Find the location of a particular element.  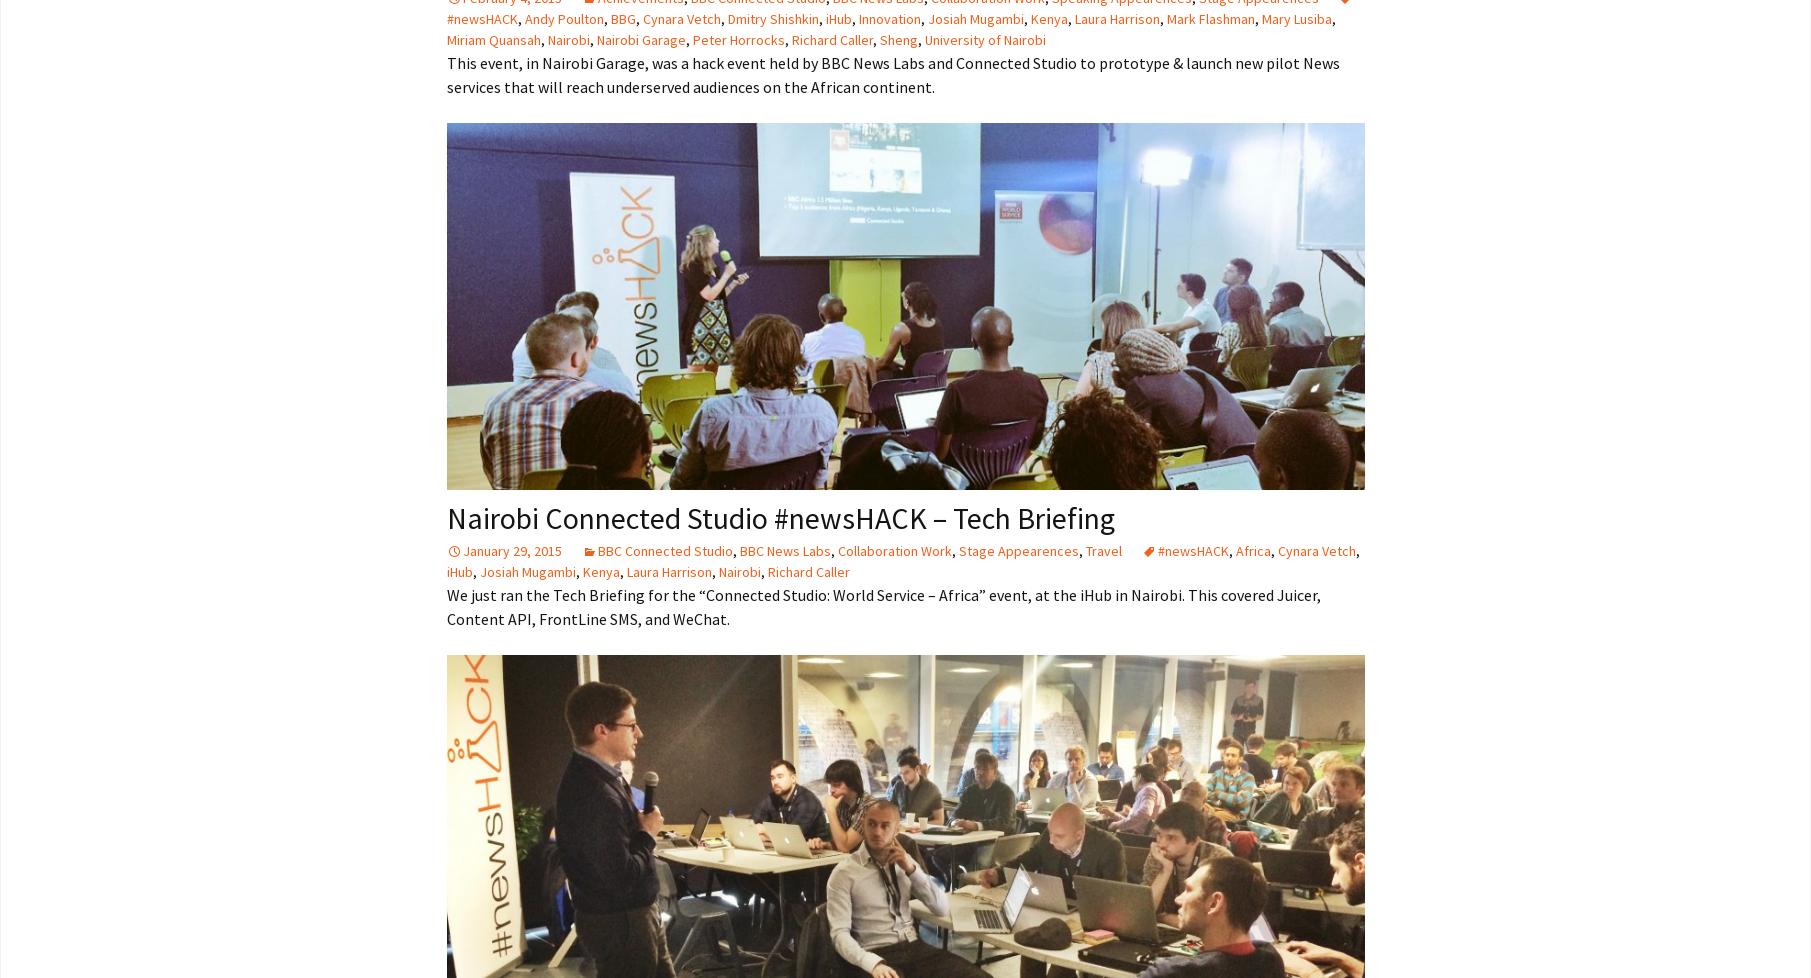

'Peter Horrocks' is located at coordinates (736, 39).